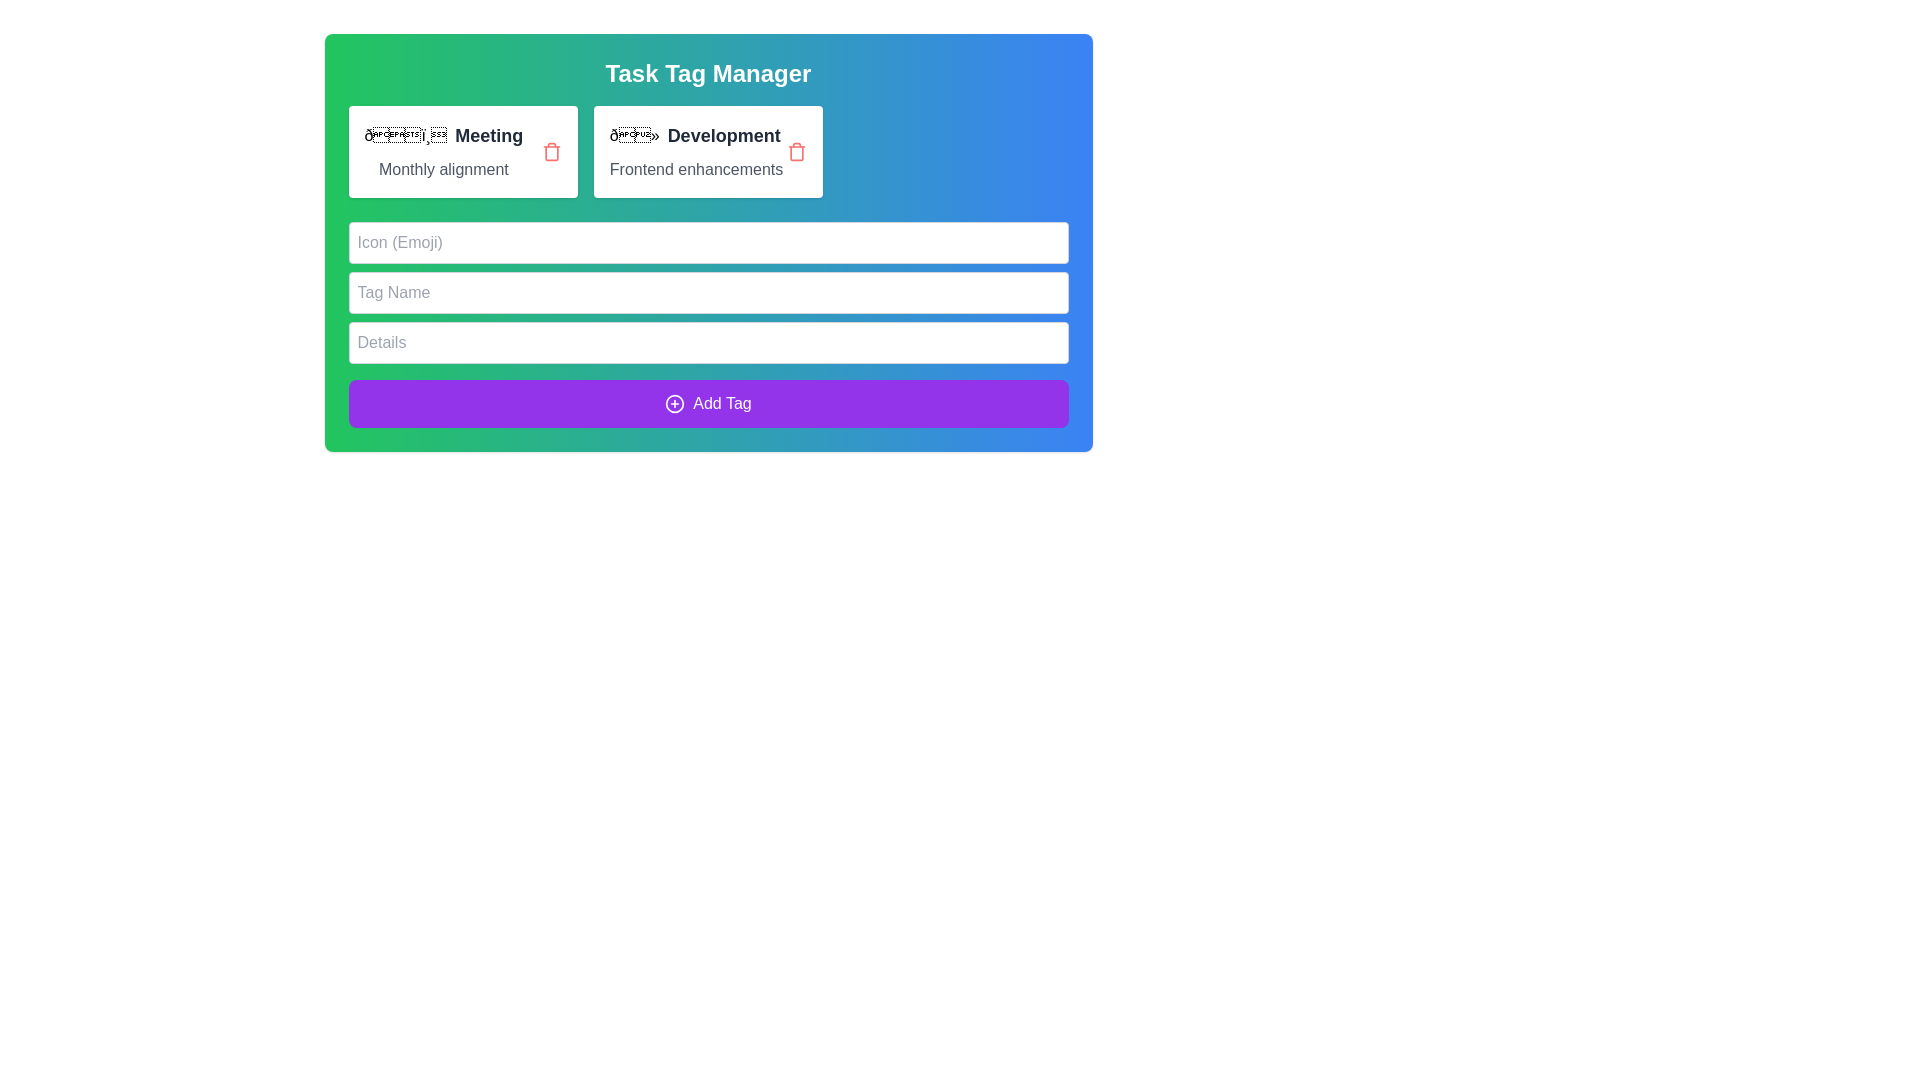 The image size is (1920, 1080). I want to click on the trash can icon located near the top center of the interface under the 'Task Tag Manager' header, so click(551, 152).